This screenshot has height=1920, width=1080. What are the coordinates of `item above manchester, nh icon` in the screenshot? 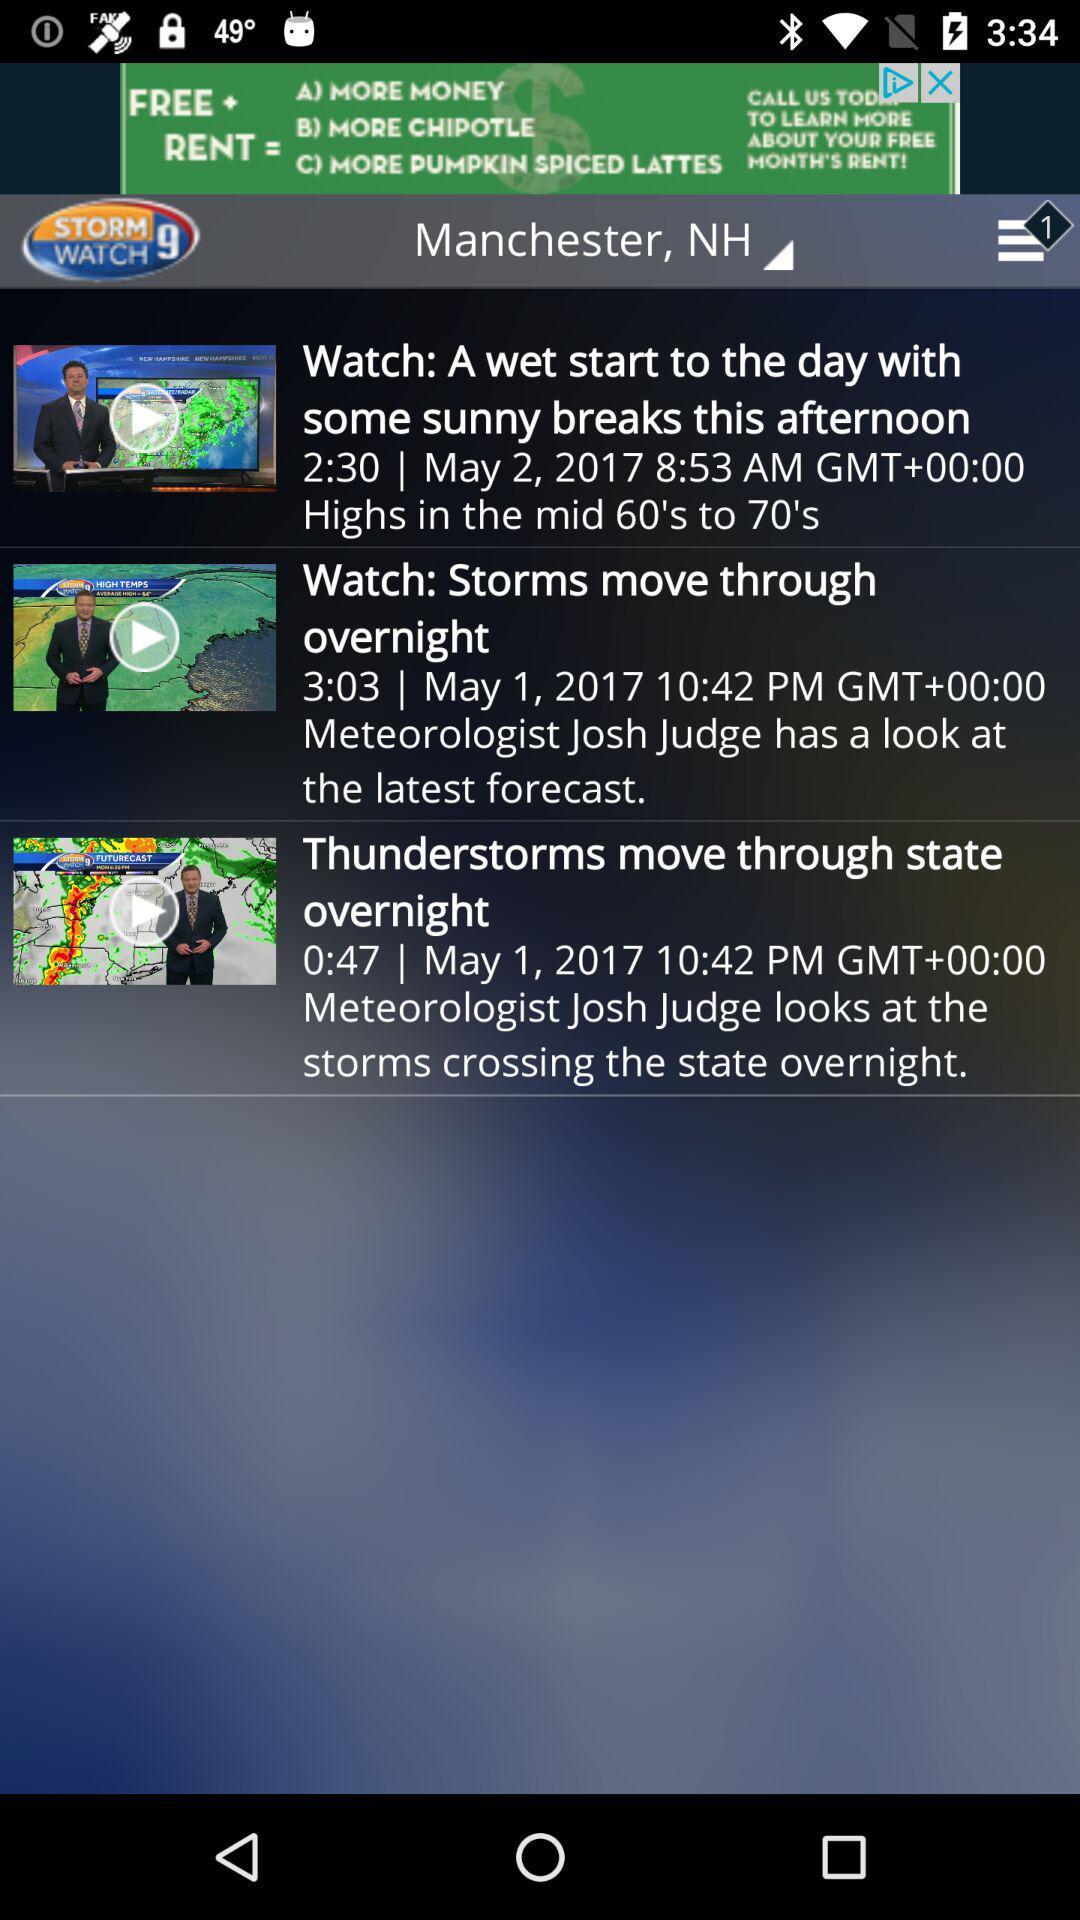 It's located at (540, 127).